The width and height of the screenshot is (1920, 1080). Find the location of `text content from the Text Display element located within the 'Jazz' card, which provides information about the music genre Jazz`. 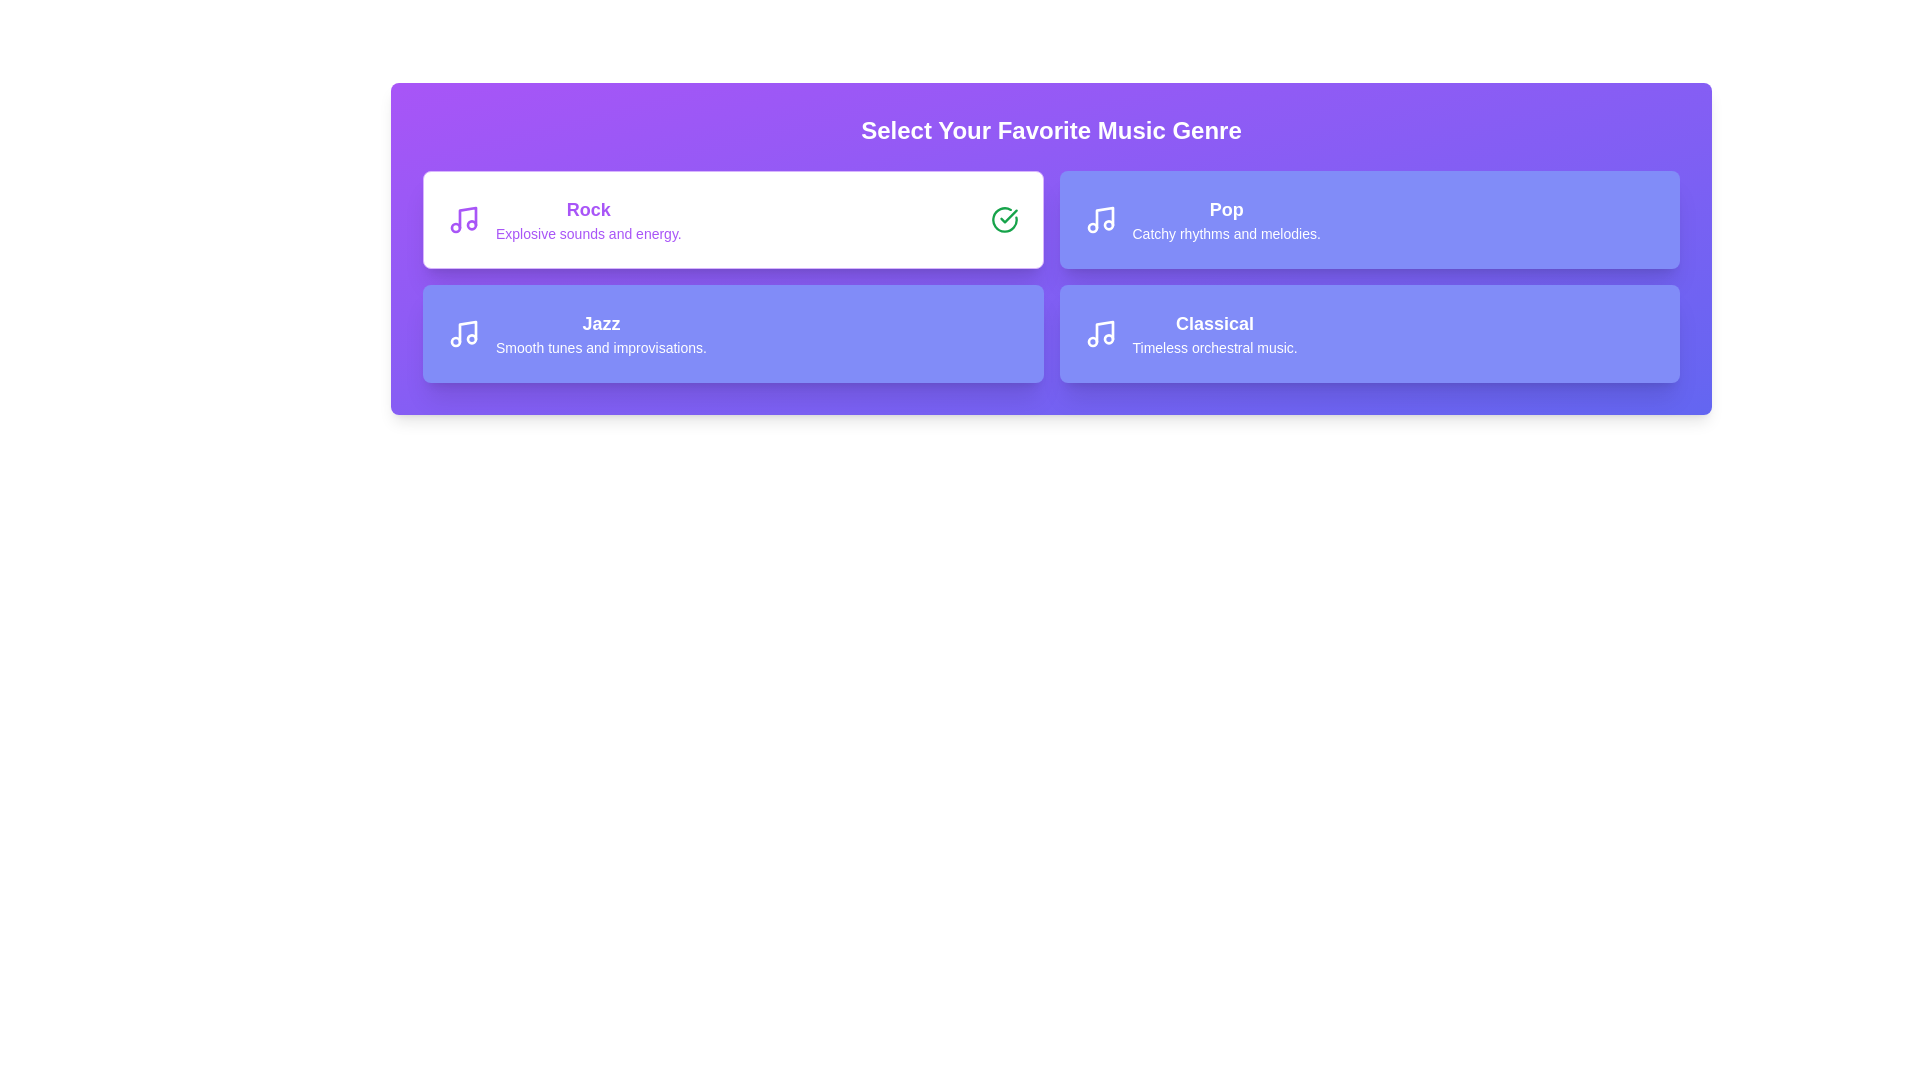

text content from the Text Display element located within the 'Jazz' card, which provides information about the music genre Jazz is located at coordinates (600, 333).